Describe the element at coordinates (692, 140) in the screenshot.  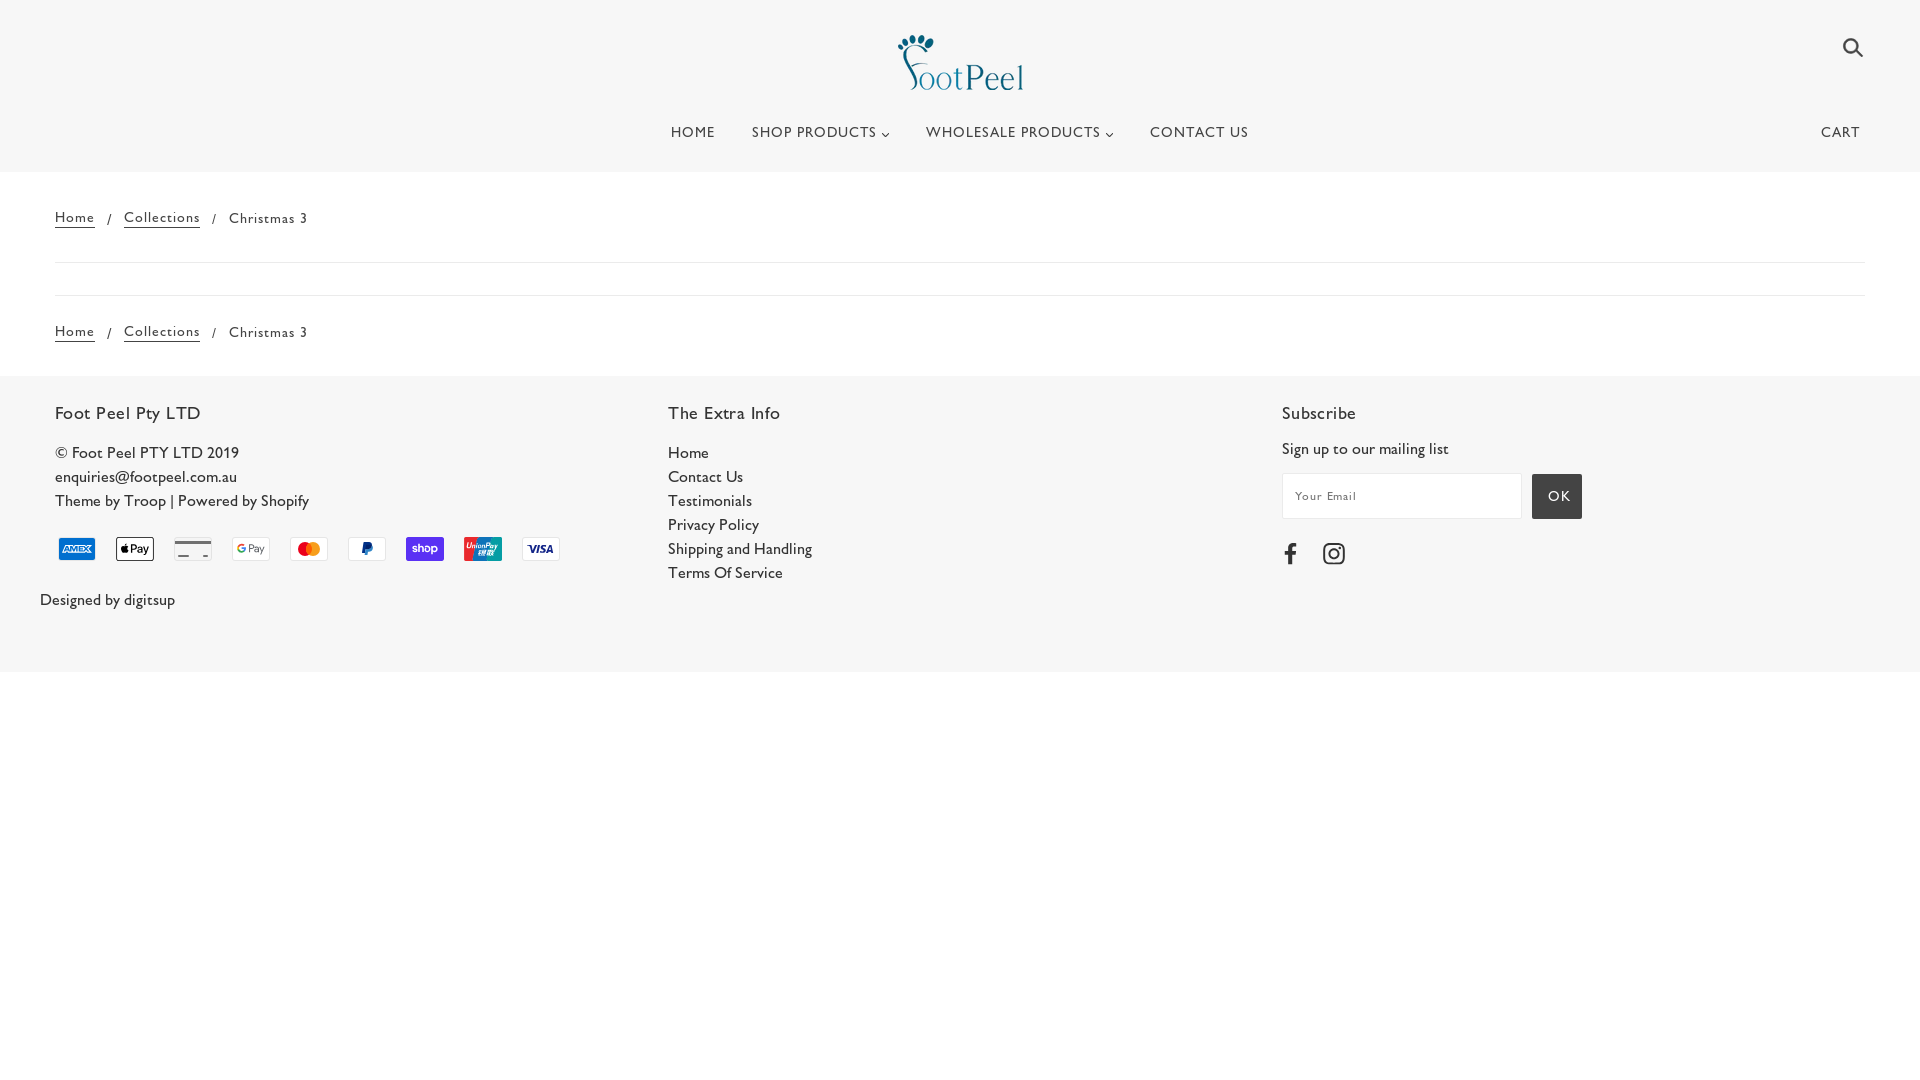
I see `'HOME'` at that location.